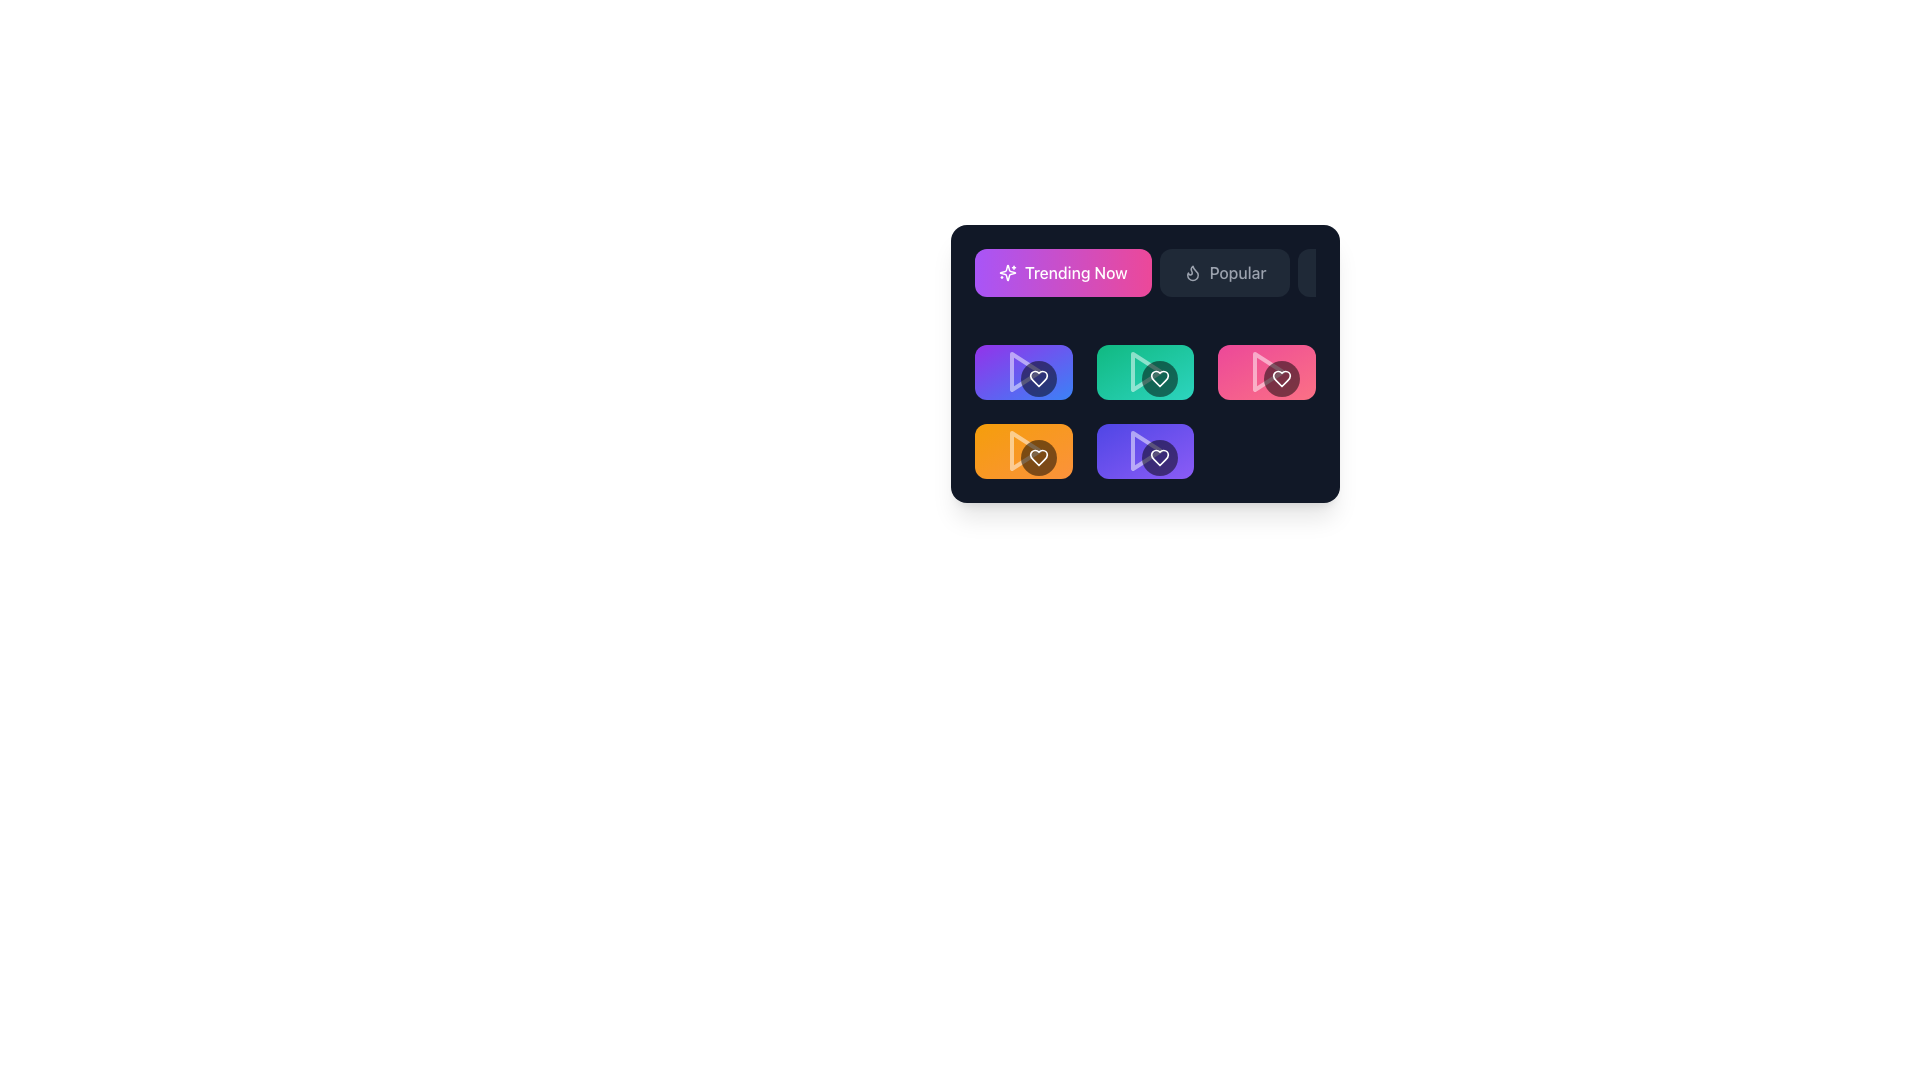 The width and height of the screenshot is (1920, 1080). Describe the element at coordinates (1160, 441) in the screenshot. I see `the like button located at the rightmost edge of its group to activate hover effects` at that location.